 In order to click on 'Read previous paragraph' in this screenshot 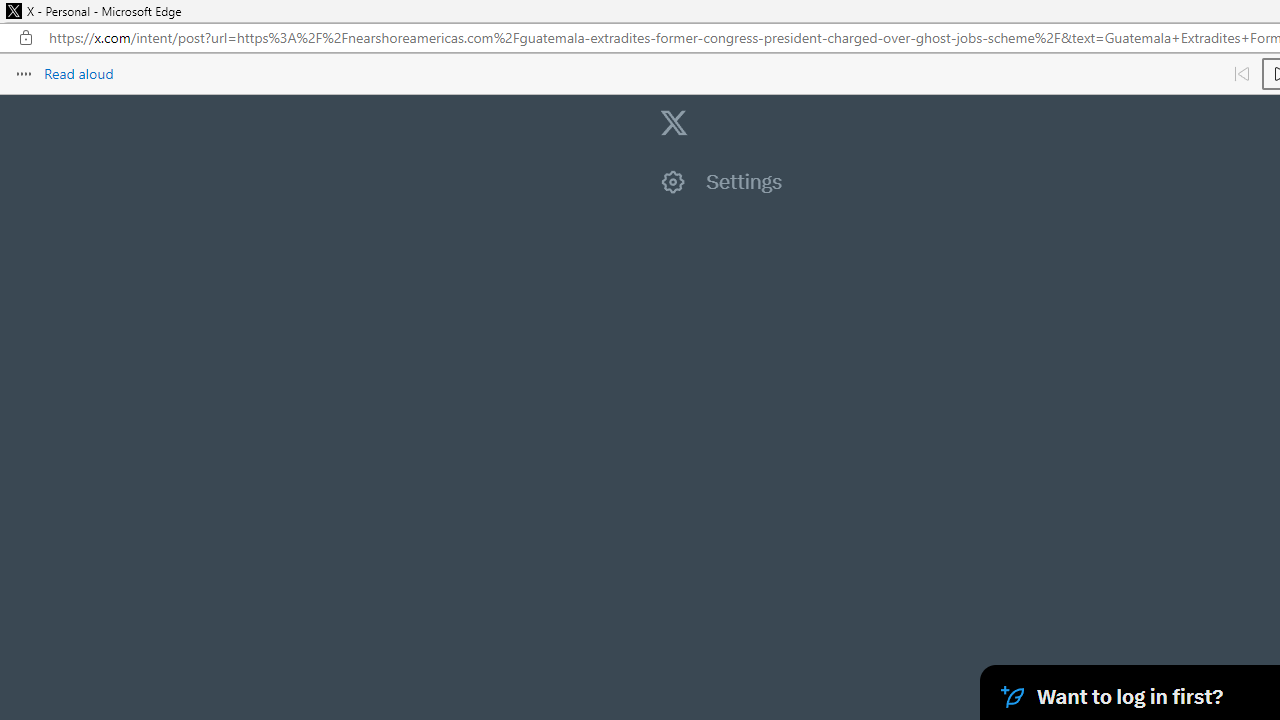, I will do `click(1240, 73)`.